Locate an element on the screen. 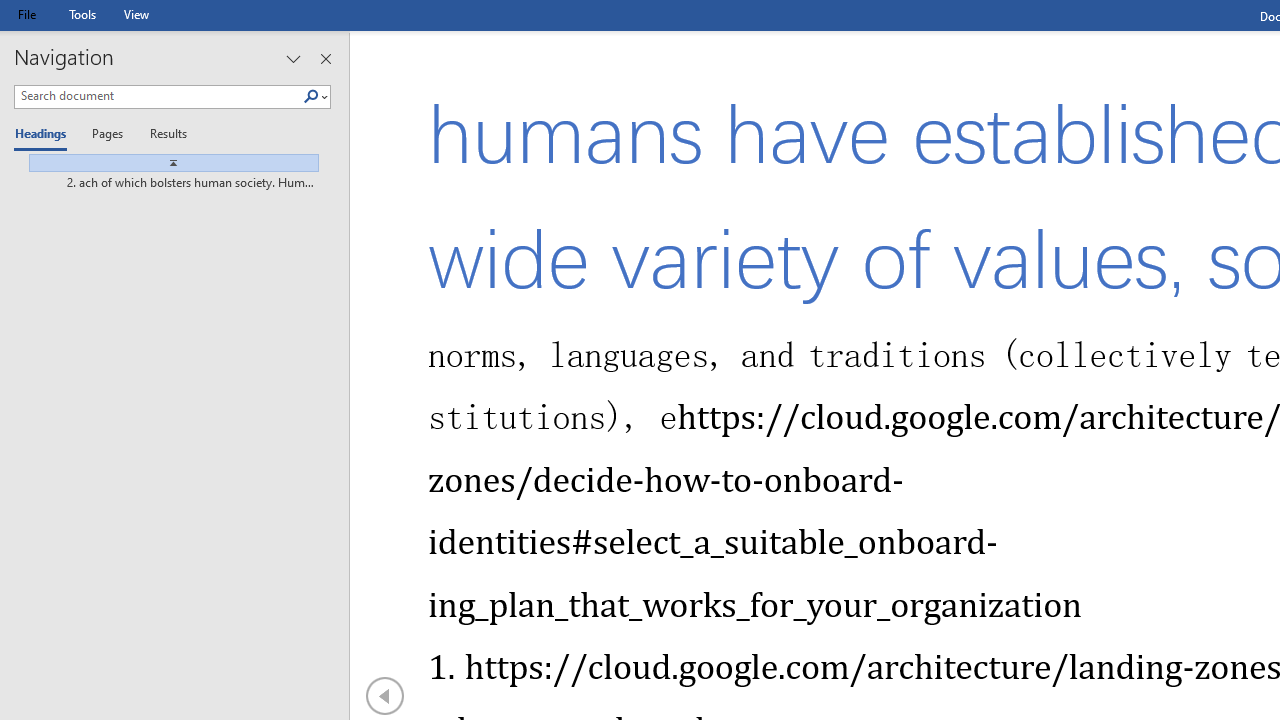  'Tools' is located at coordinates (81, 14).